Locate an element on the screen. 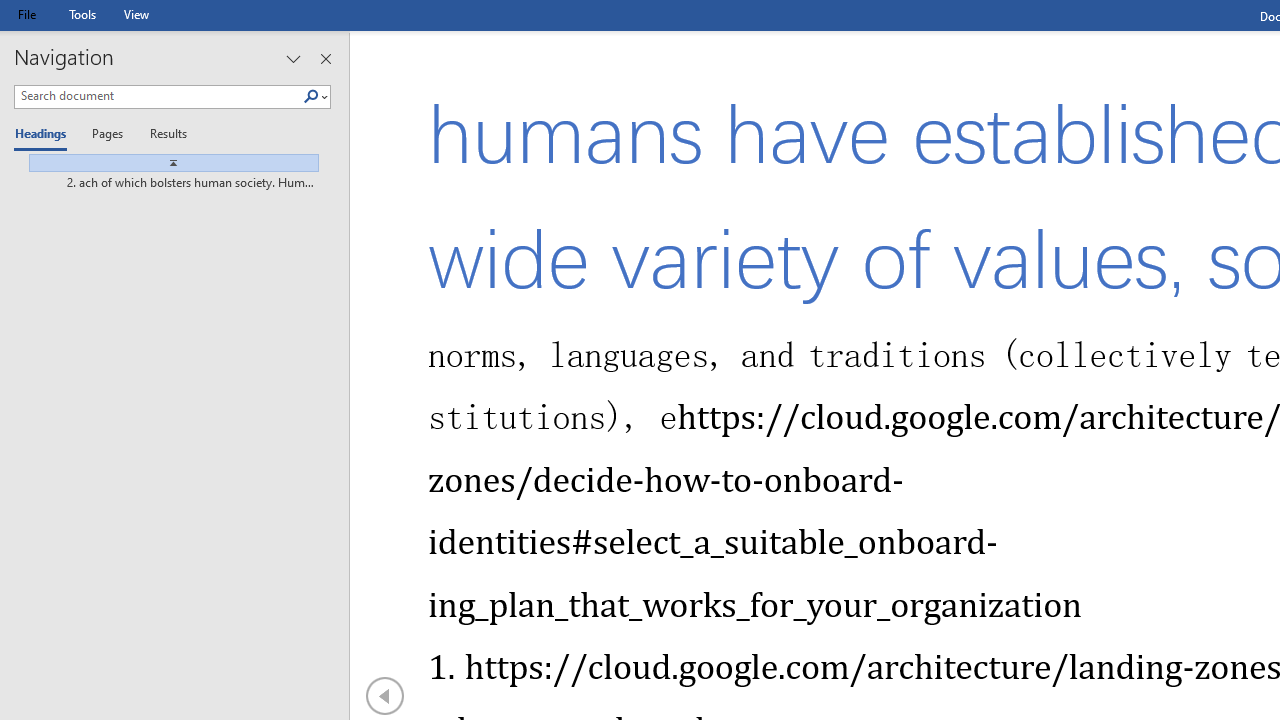  'Tools' is located at coordinates (81, 14).